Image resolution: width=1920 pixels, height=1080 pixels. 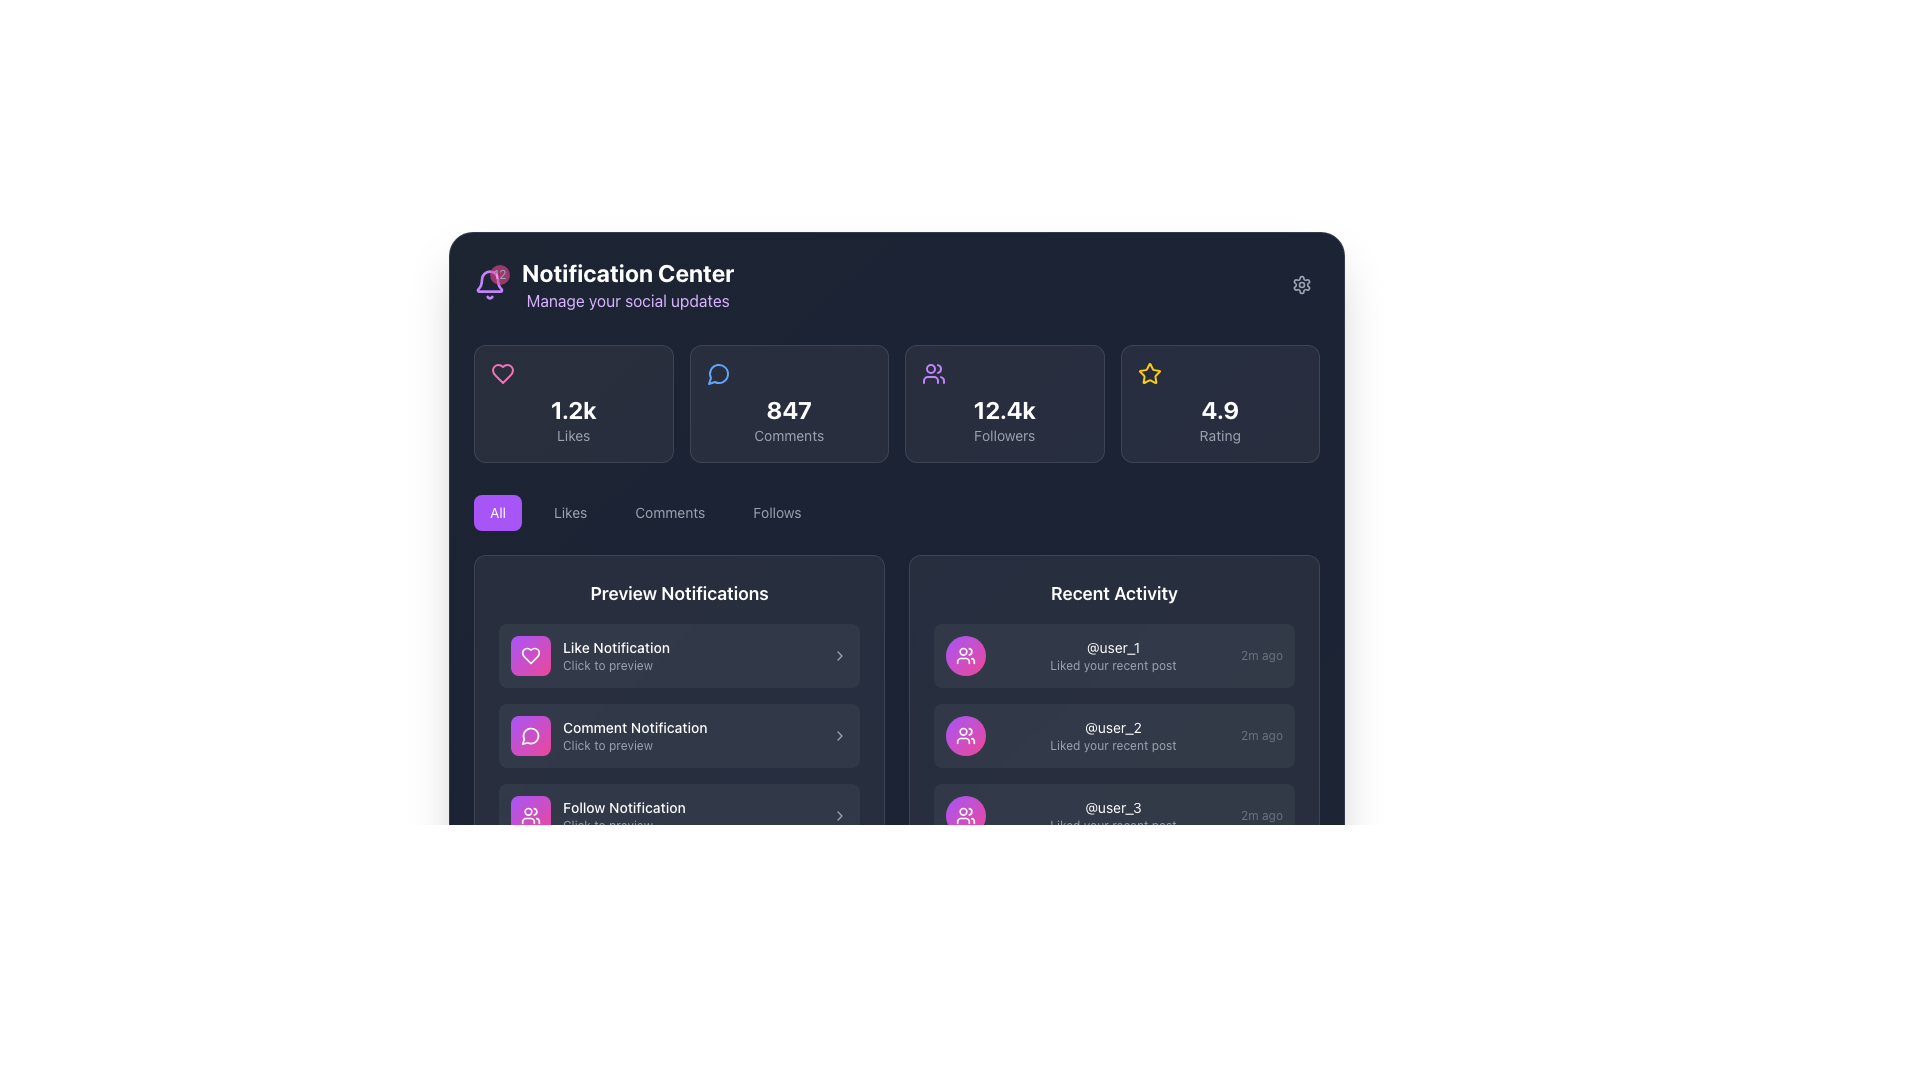 What do you see at coordinates (1112, 648) in the screenshot?
I see `text label displaying '@user_1' styled in white within the 'Recent Activity' card` at bounding box center [1112, 648].